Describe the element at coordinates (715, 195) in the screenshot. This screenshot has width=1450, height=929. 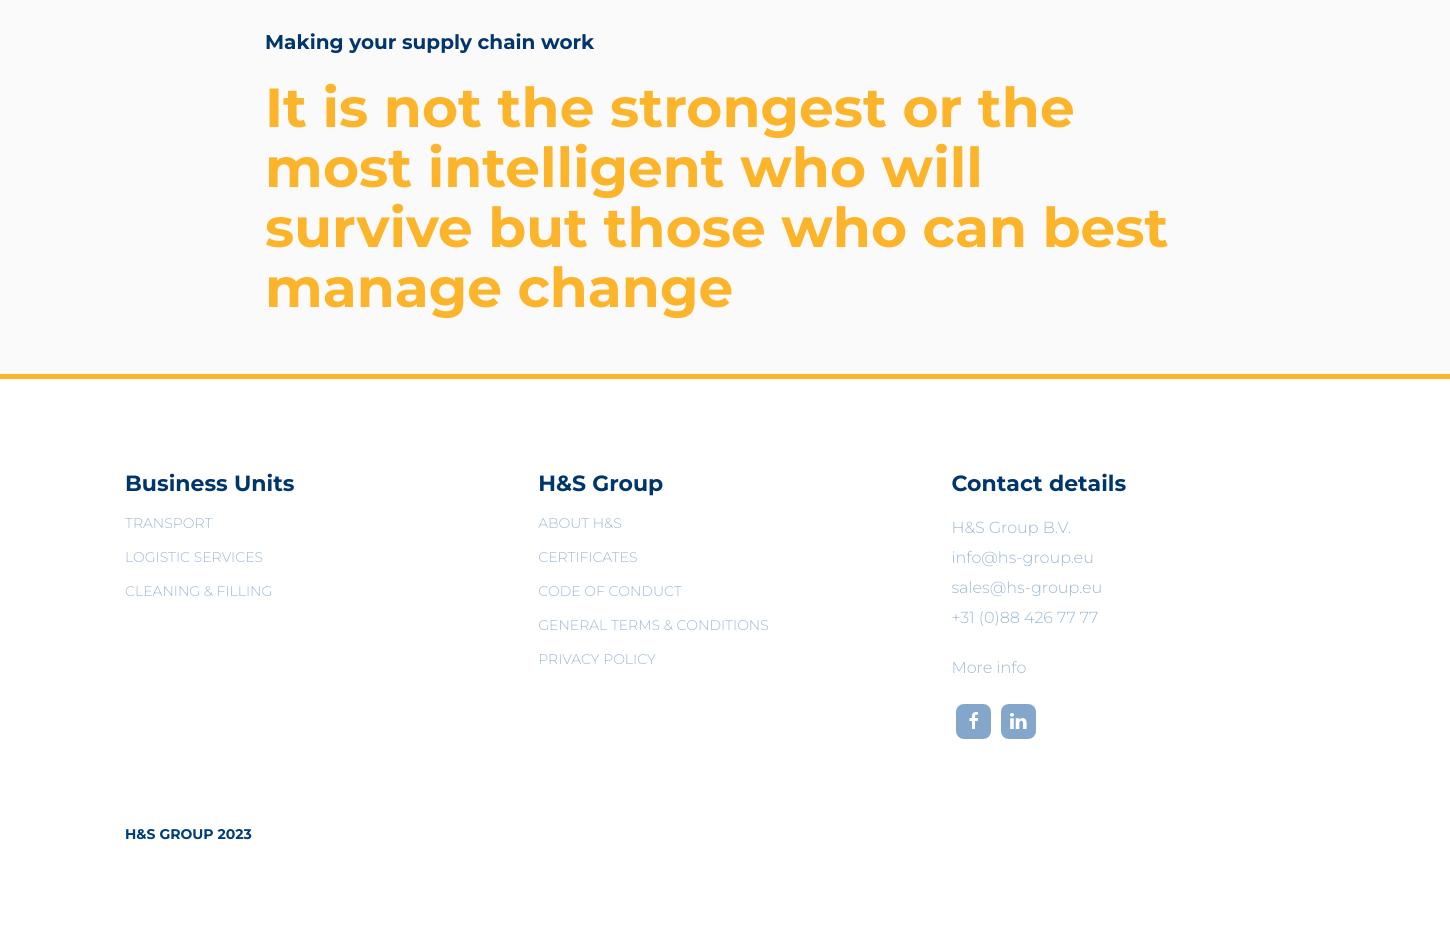
I see `'It is not the strongest or the most intelligent who will survive but those who can best manage change'` at that location.